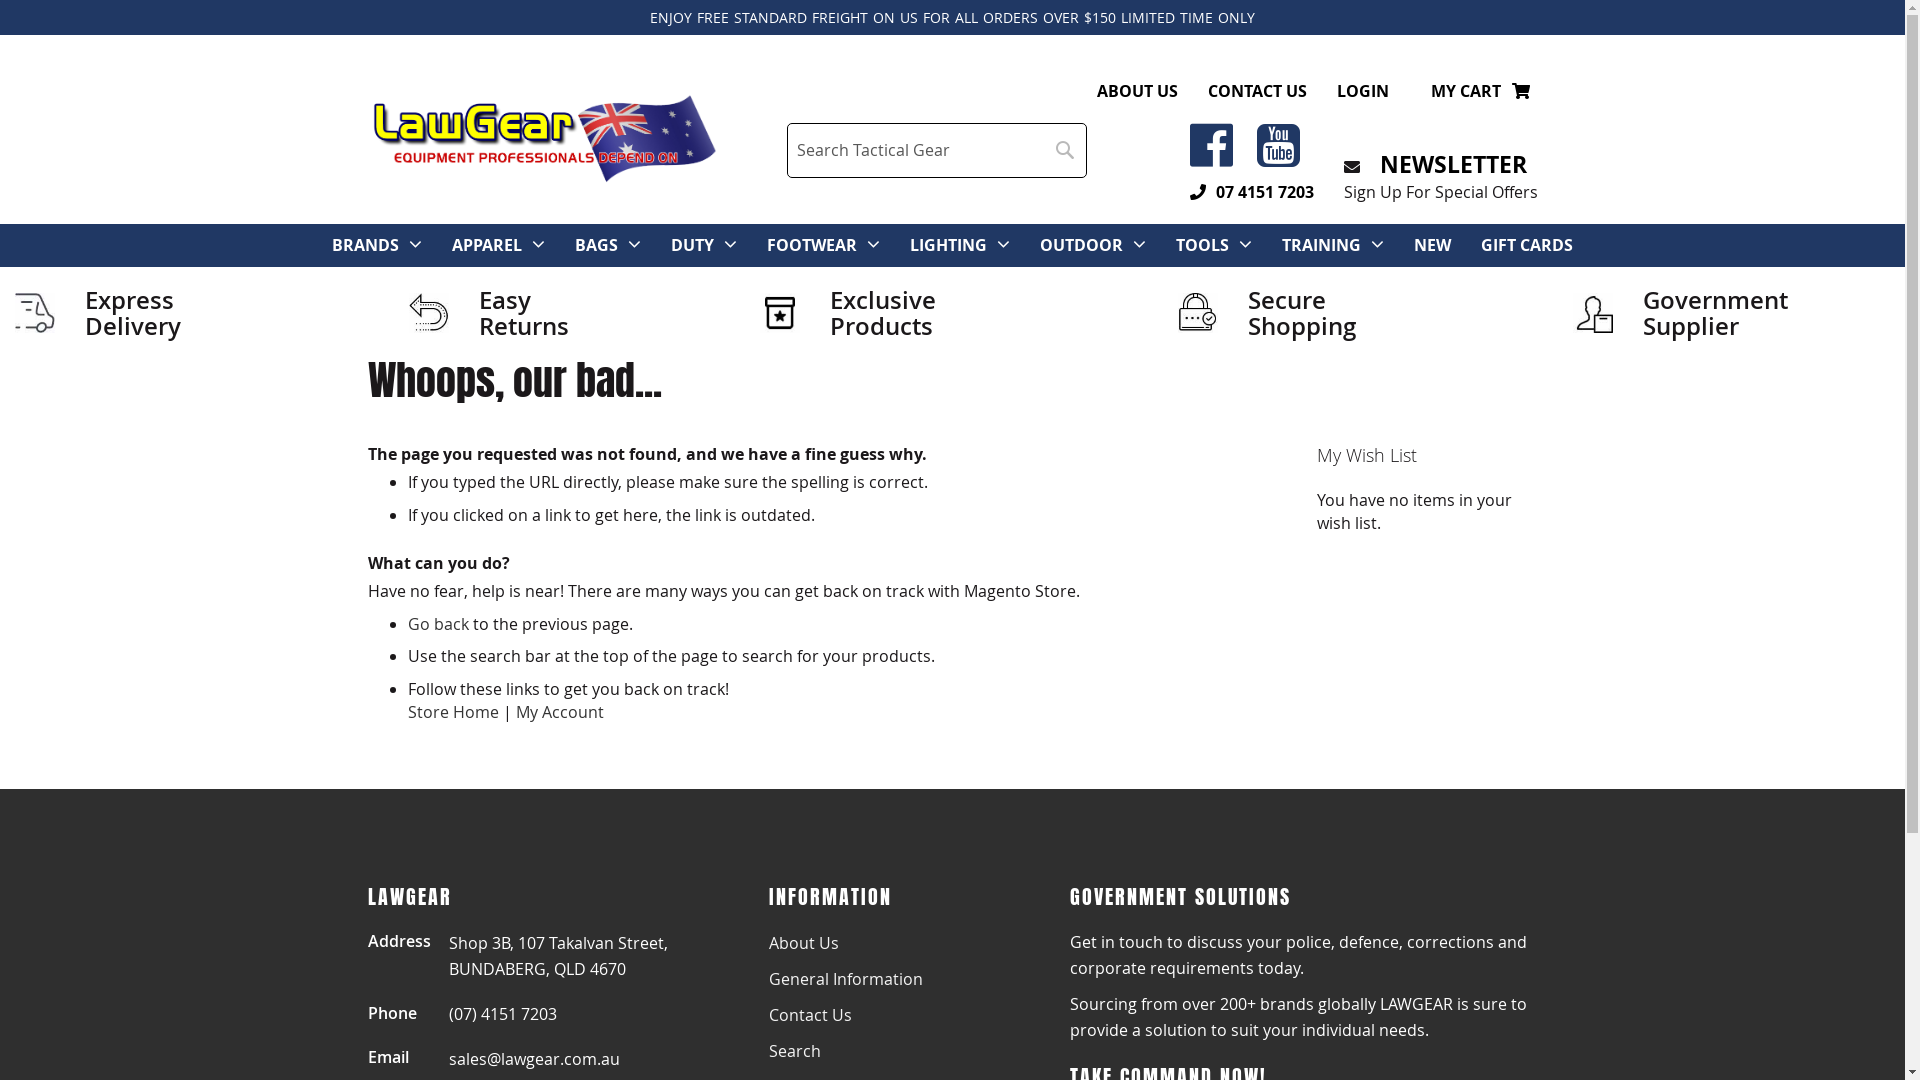 This screenshot has height=1080, width=1920. What do you see at coordinates (1440, 192) in the screenshot?
I see `'Sign Up For Special Offers'` at bounding box center [1440, 192].